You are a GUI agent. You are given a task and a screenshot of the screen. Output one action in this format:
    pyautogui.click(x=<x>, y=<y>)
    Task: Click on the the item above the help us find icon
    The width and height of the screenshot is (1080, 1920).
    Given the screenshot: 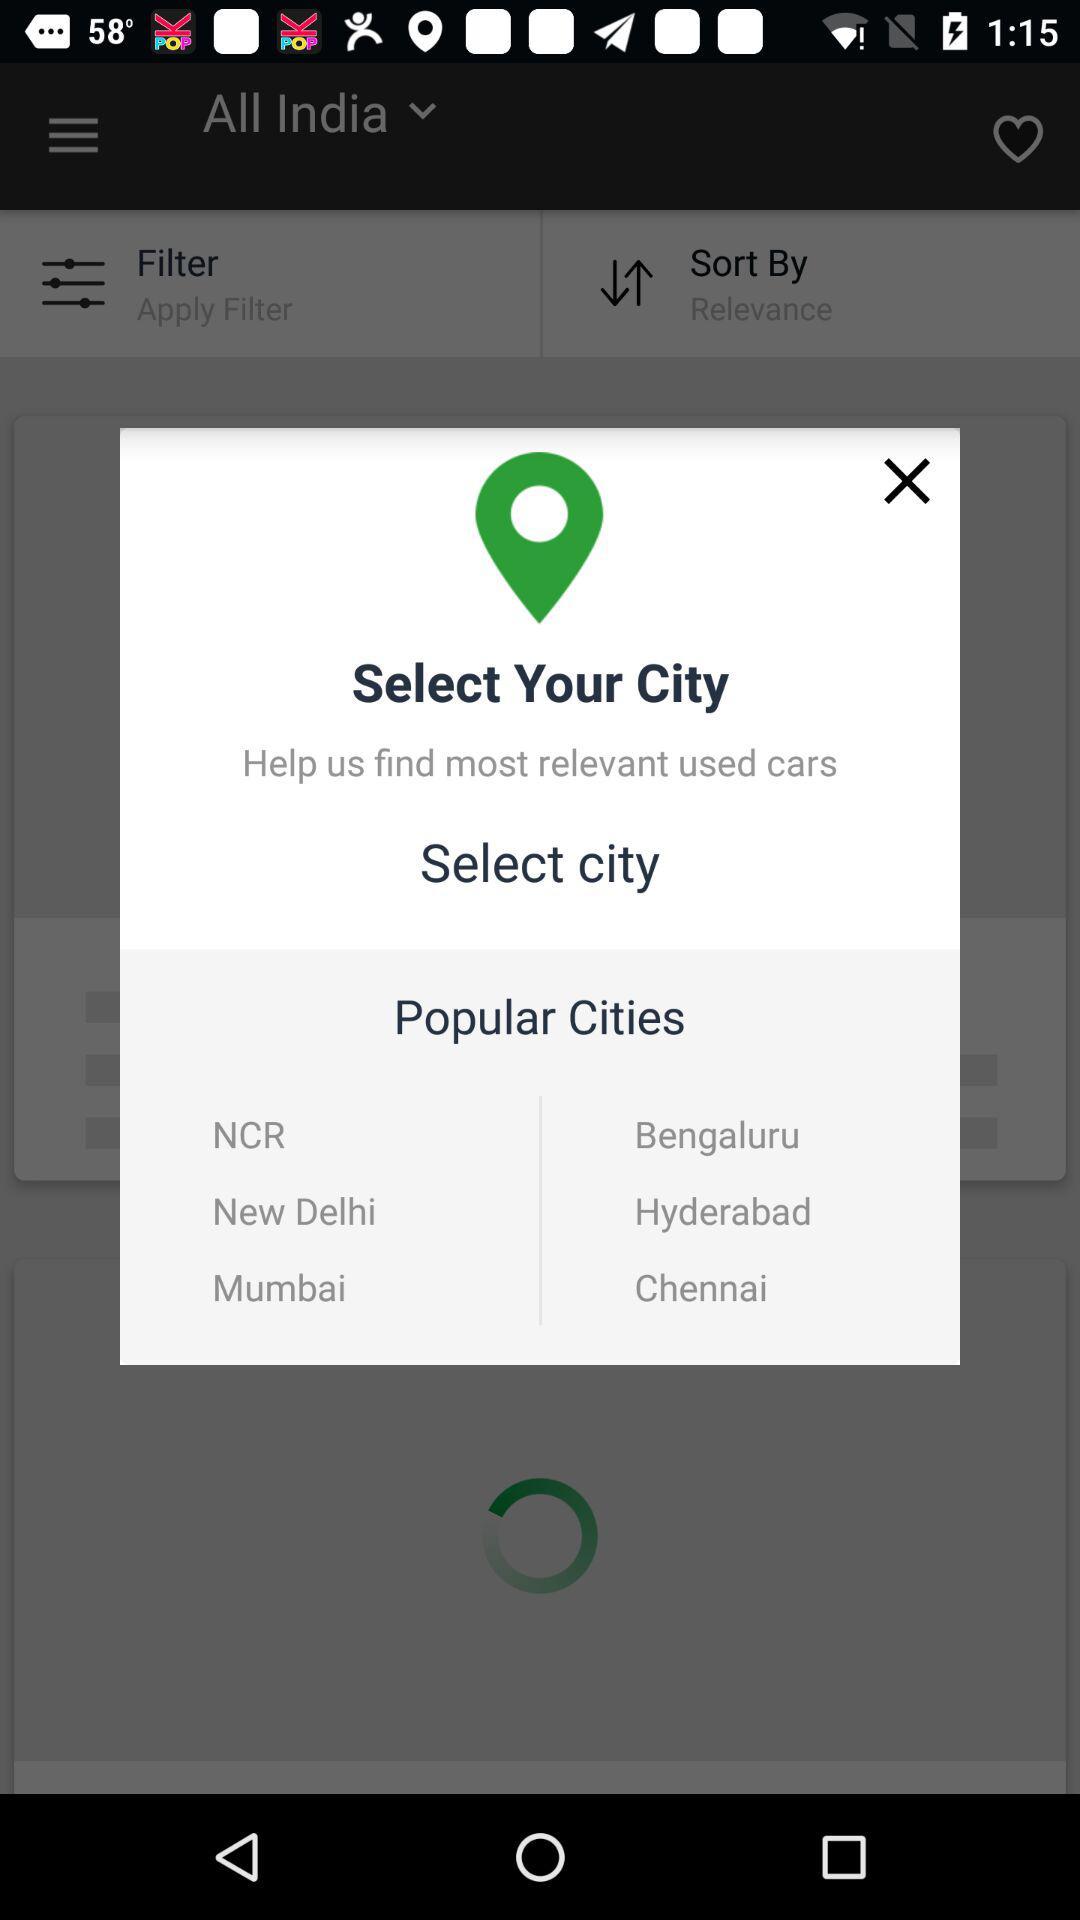 What is the action you would take?
    pyautogui.click(x=907, y=481)
    